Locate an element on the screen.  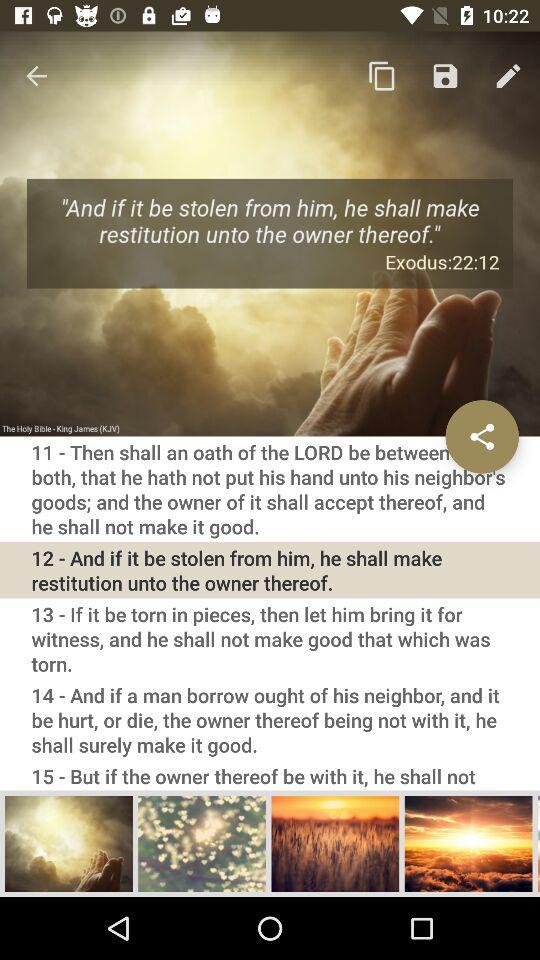
the icon on the right is located at coordinates (481, 436).